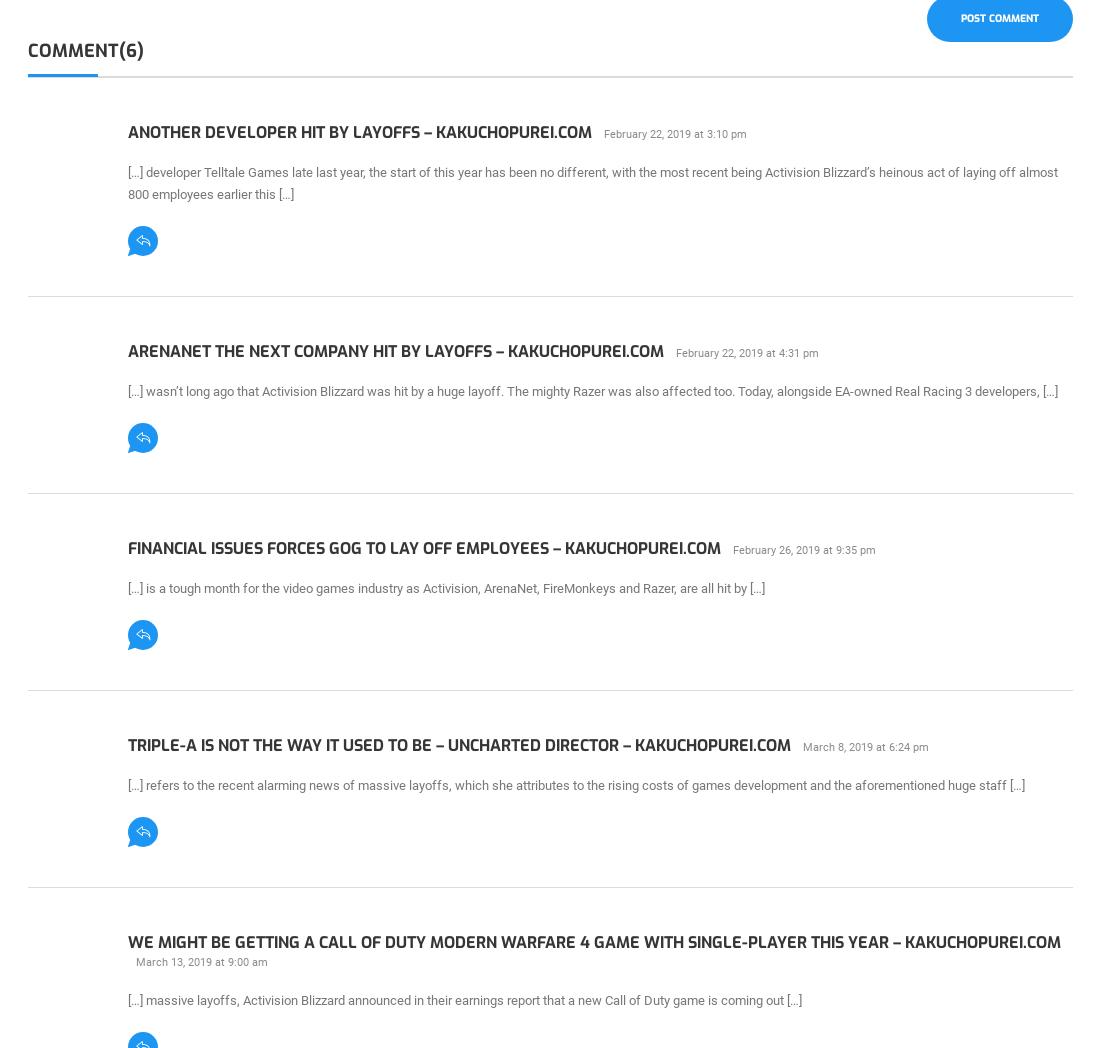  I want to click on 'March 13, 2019 at 9:00 am', so click(199, 960).